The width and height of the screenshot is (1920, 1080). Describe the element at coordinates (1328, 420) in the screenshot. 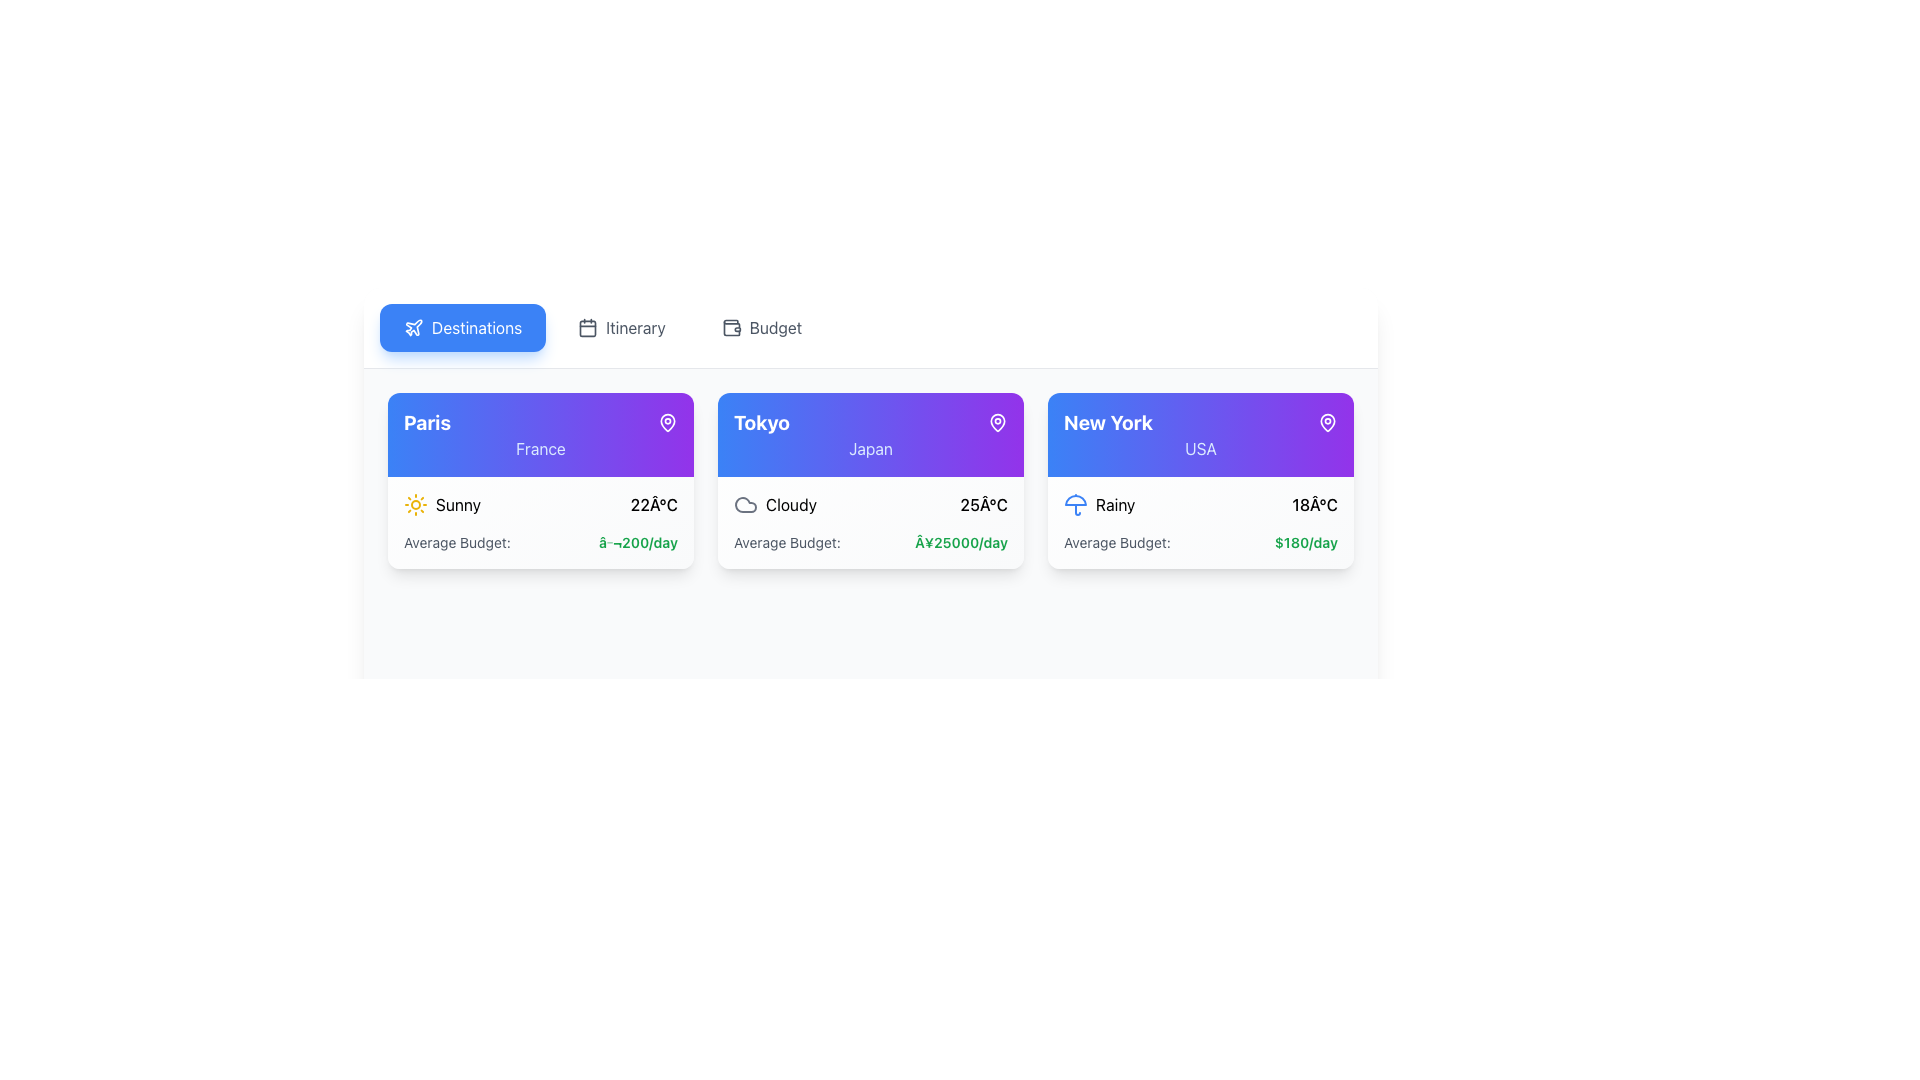

I see `the purple map pin icon located in the top-right corner of the New York card, which is the third card in a horizontal layout` at that location.